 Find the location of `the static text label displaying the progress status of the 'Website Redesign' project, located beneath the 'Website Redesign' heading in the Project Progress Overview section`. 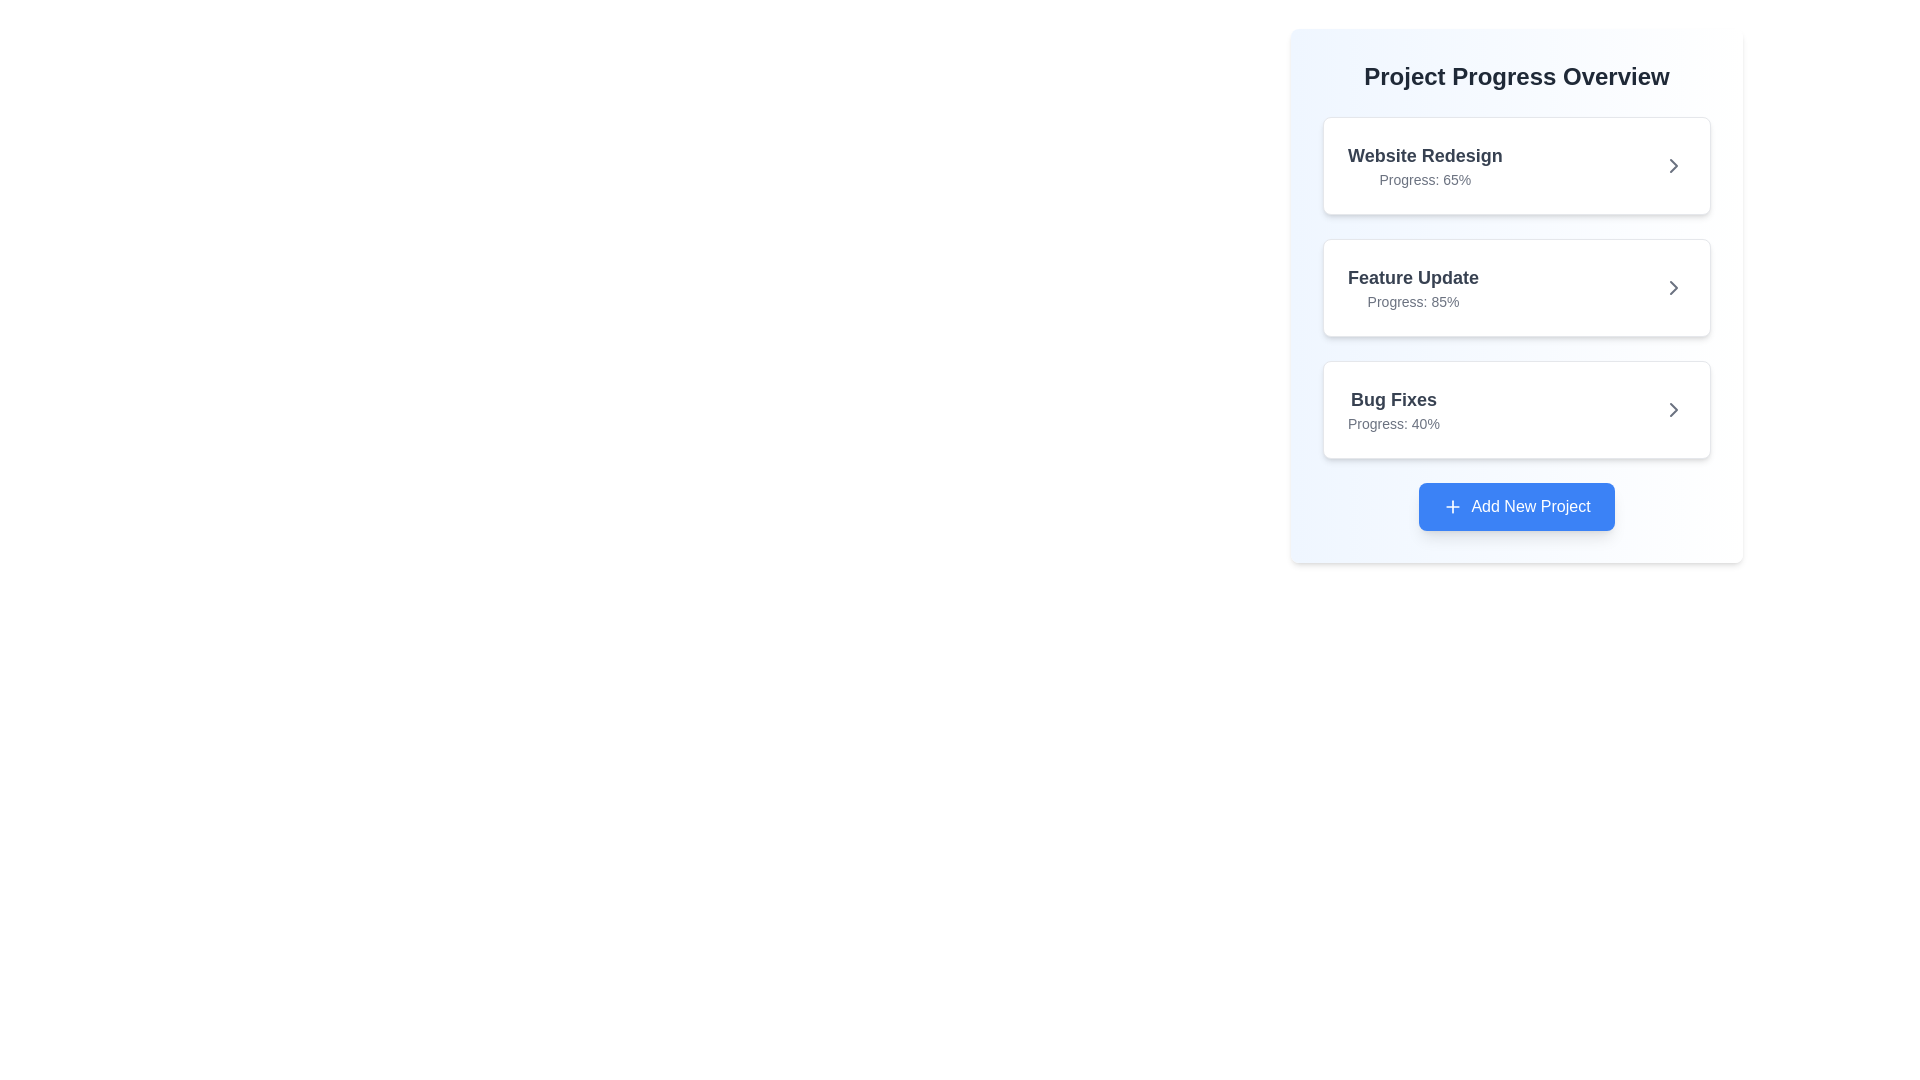

the static text label displaying the progress status of the 'Website Redesign' project, located beneath the 'Website Redesign' heading in the Project Progress Overview section is located at coordinates (1424, 180).